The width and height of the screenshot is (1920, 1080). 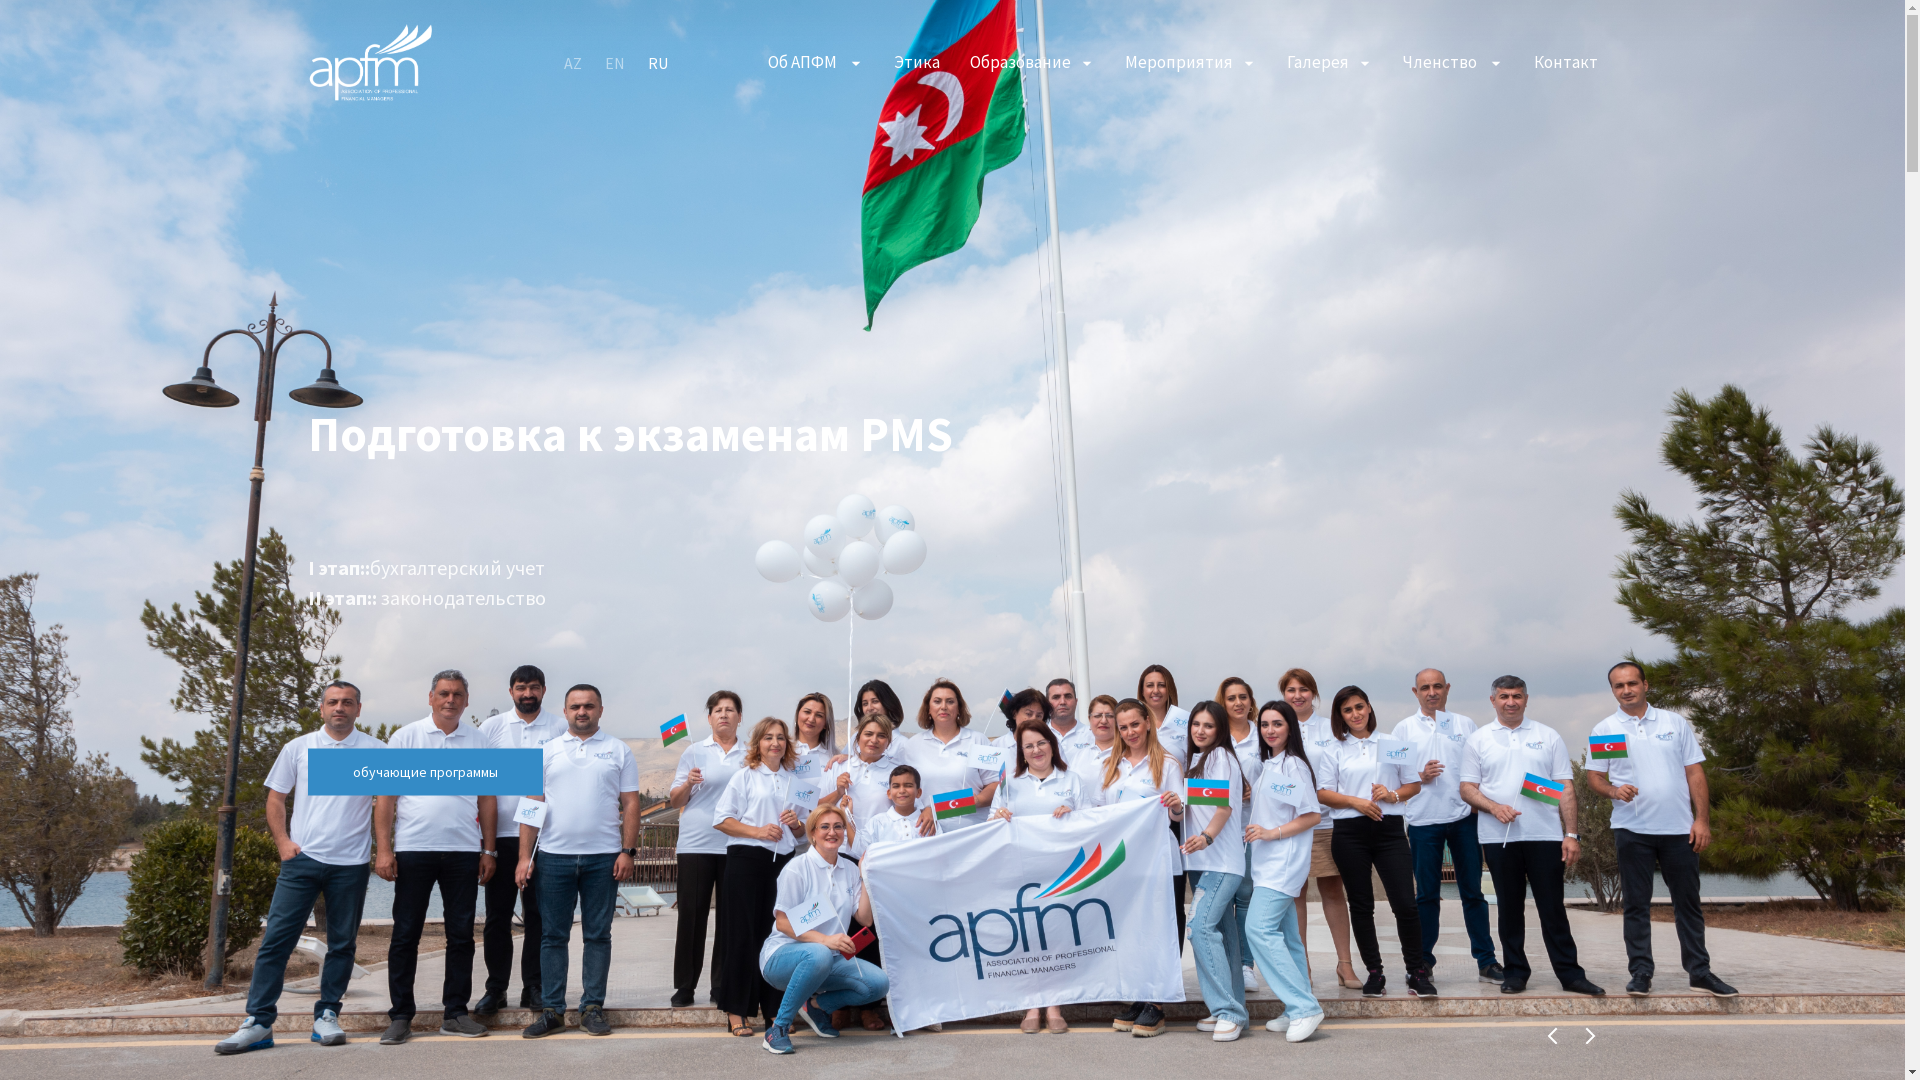 What do you see at coordinates (571, 61) in the screenshot?
I see `'AZ'` at bounding box center [571, 61].